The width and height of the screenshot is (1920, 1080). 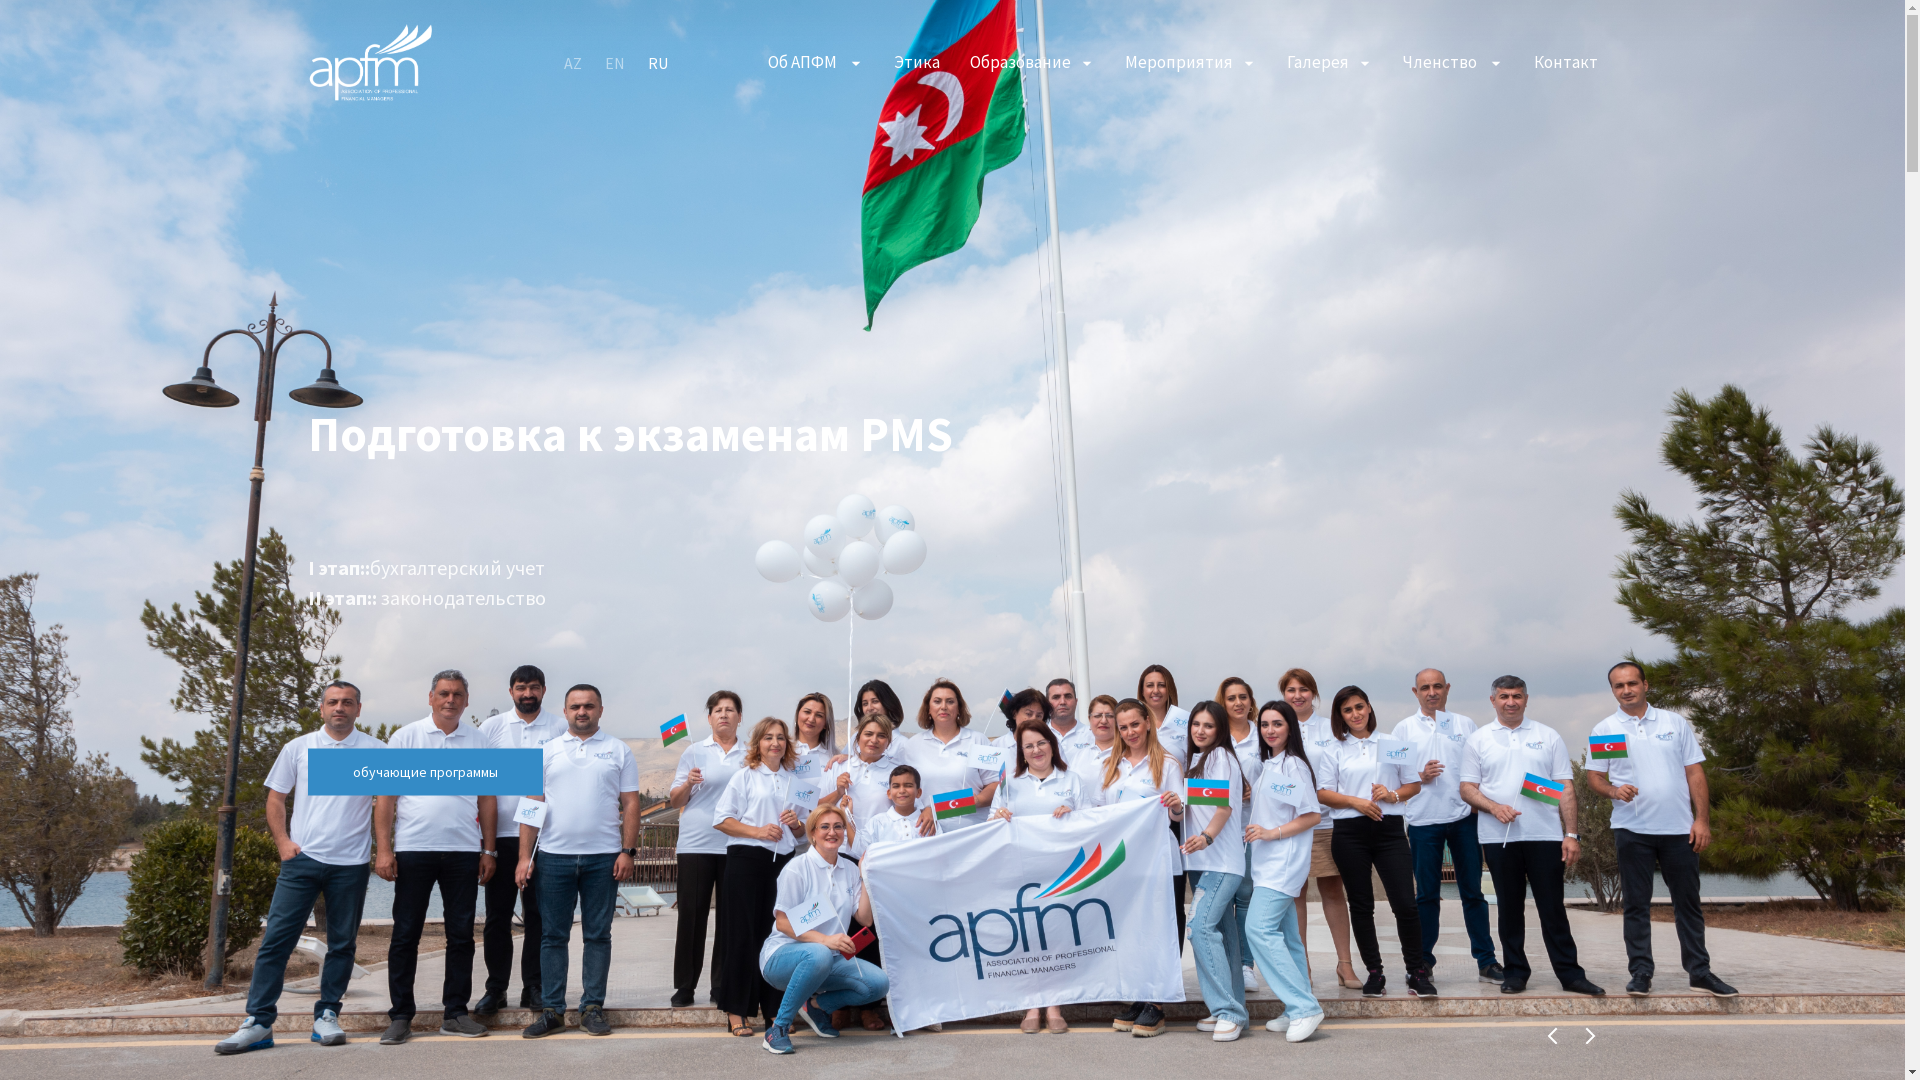 What do you see at coordinates (571, 61) in the screenshot?
I see `'AZ'` at bounding box center [571, 61].